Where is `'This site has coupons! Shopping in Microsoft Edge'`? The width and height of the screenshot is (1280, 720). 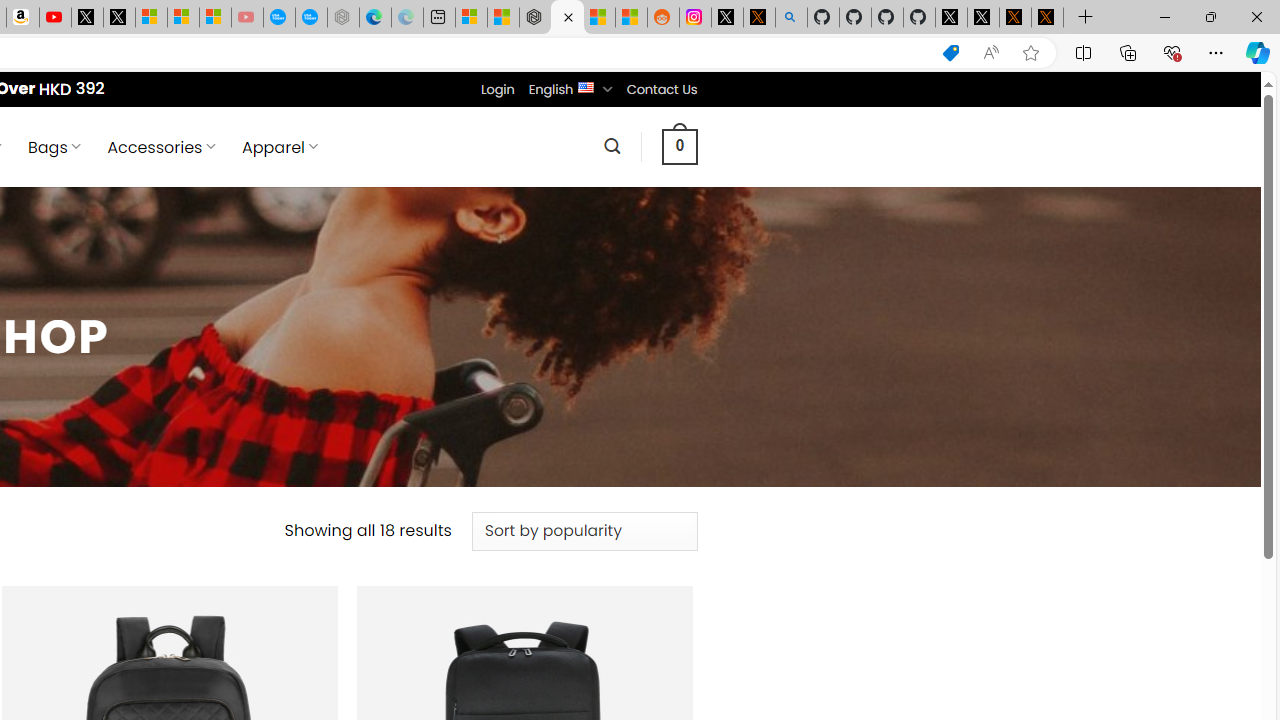 'This site has coupons! Shopping in Microsoft Edge' is located at coordinates (950, 52).